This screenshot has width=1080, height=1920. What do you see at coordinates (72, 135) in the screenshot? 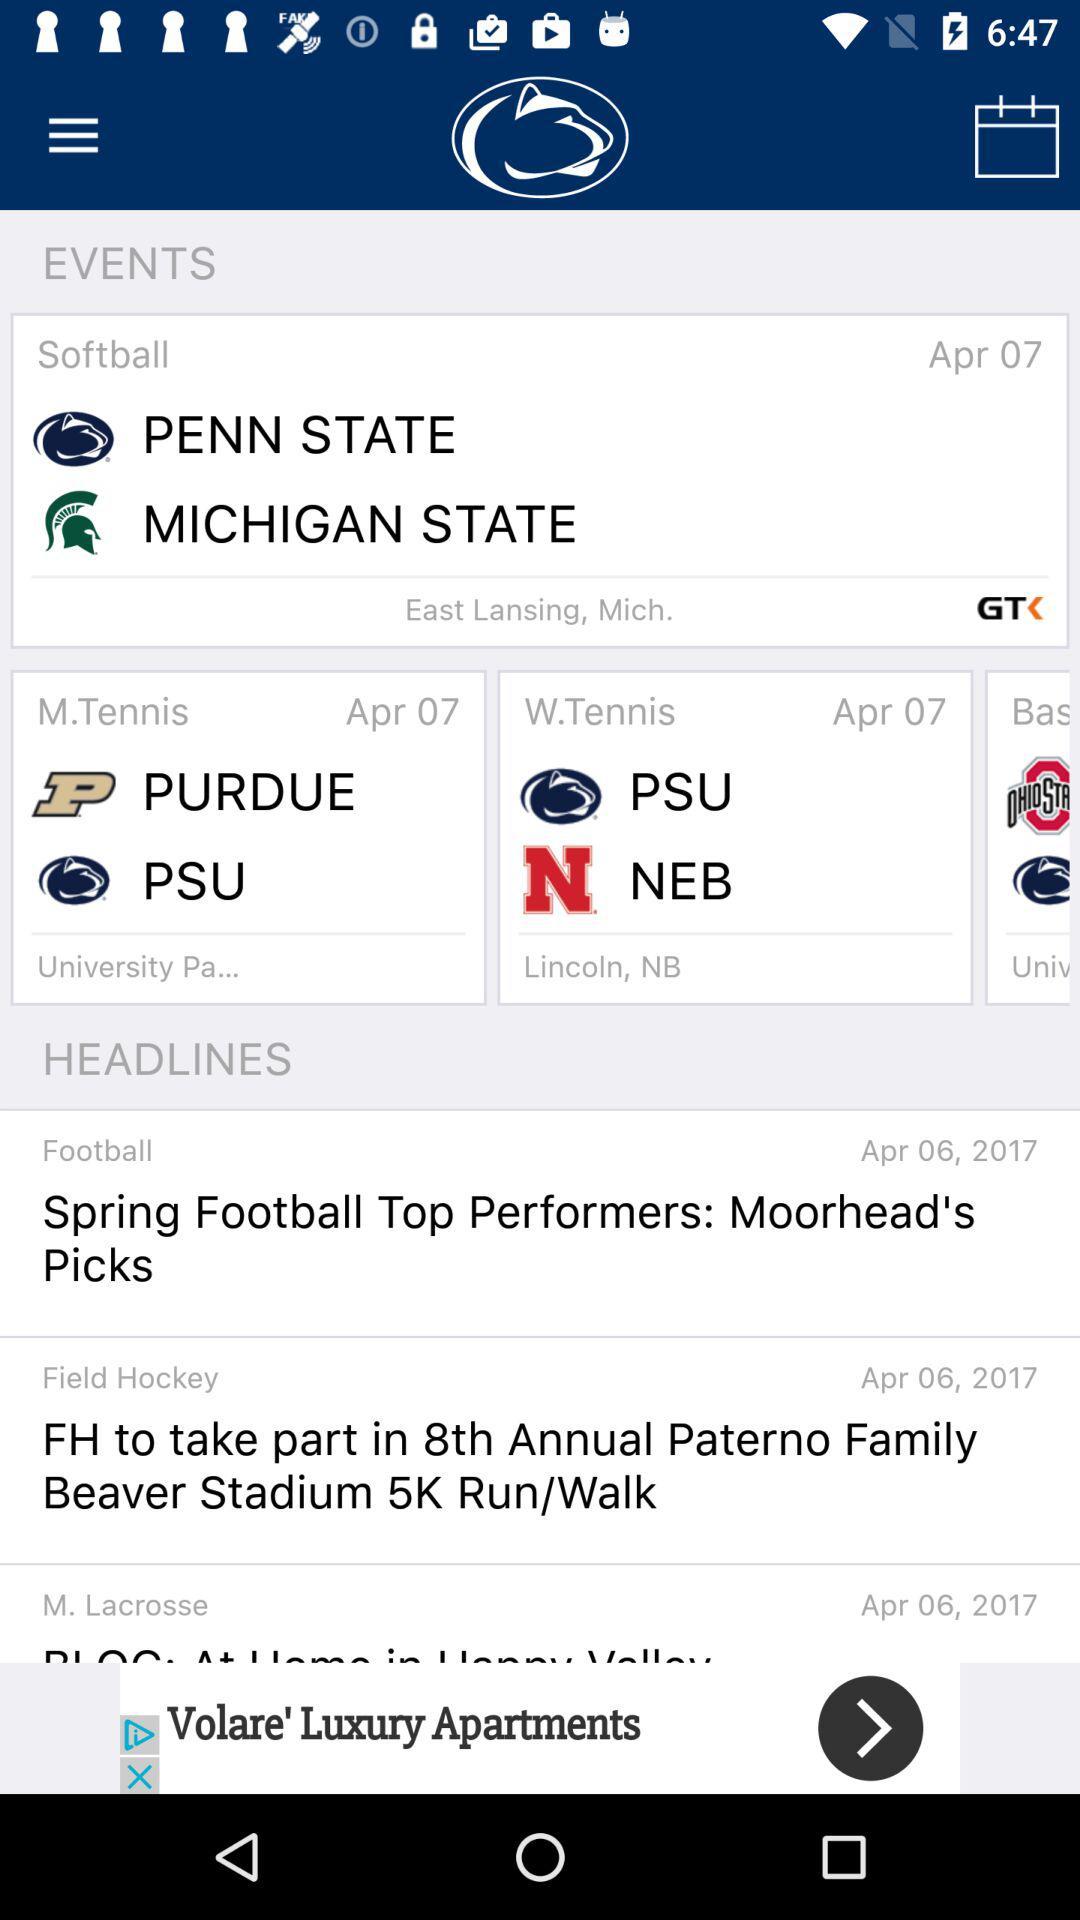
I see `main menu` at bounding box center [72, 135].